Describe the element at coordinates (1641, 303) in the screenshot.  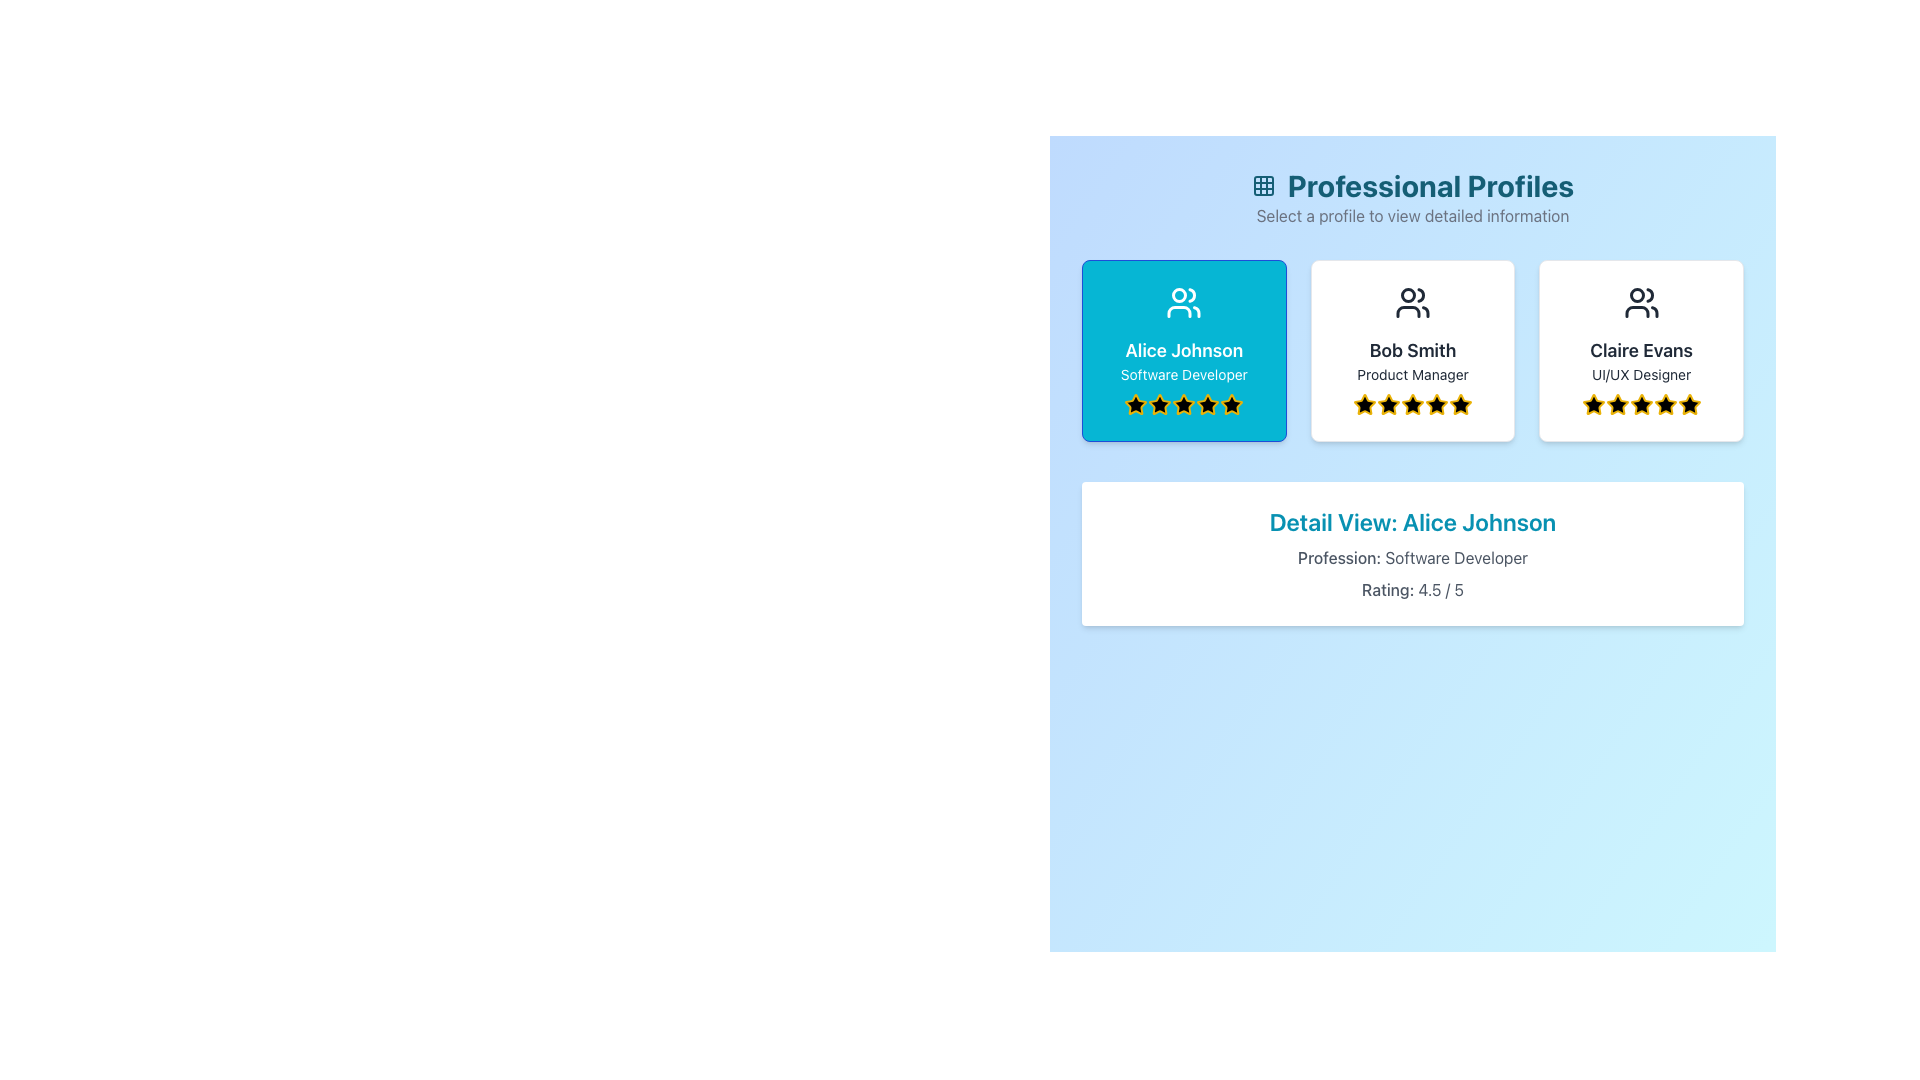
I see `the icon representing a group of people located at the top-center of the profile card labeled 'Claire Evans'` at that location.